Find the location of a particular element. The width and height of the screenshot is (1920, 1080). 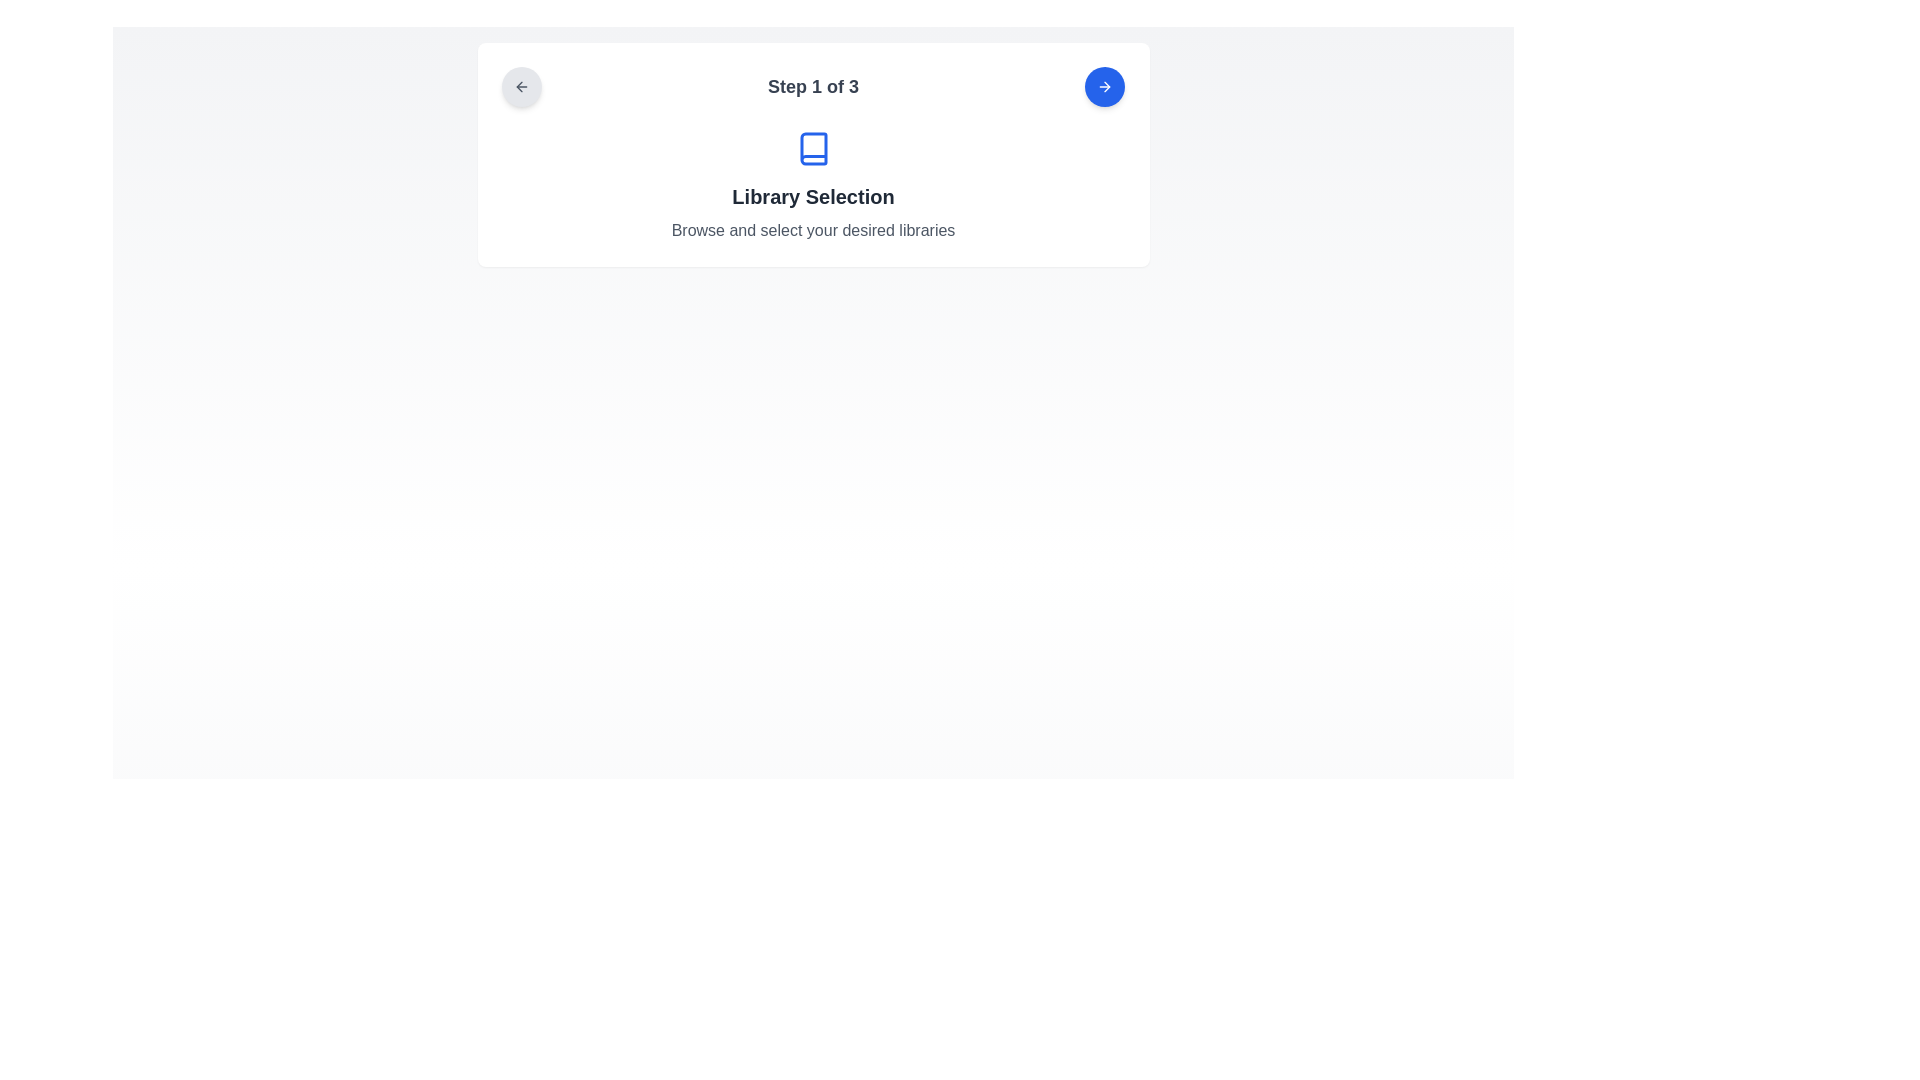

text 'Library Selection' and its accompanying subtitle 'Browse and select your desired libraries' from the central icon and text element located below the navigation header 'Step 1 of 3' is located at coordinates (813, 186).